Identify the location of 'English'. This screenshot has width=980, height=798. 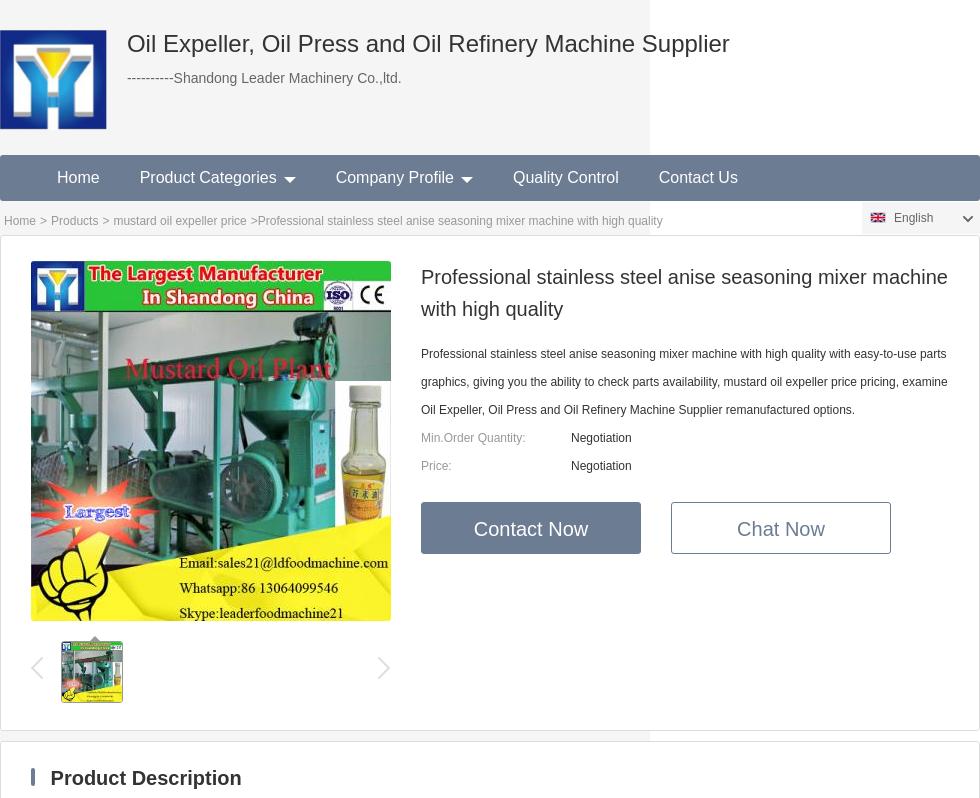
(913, 218).